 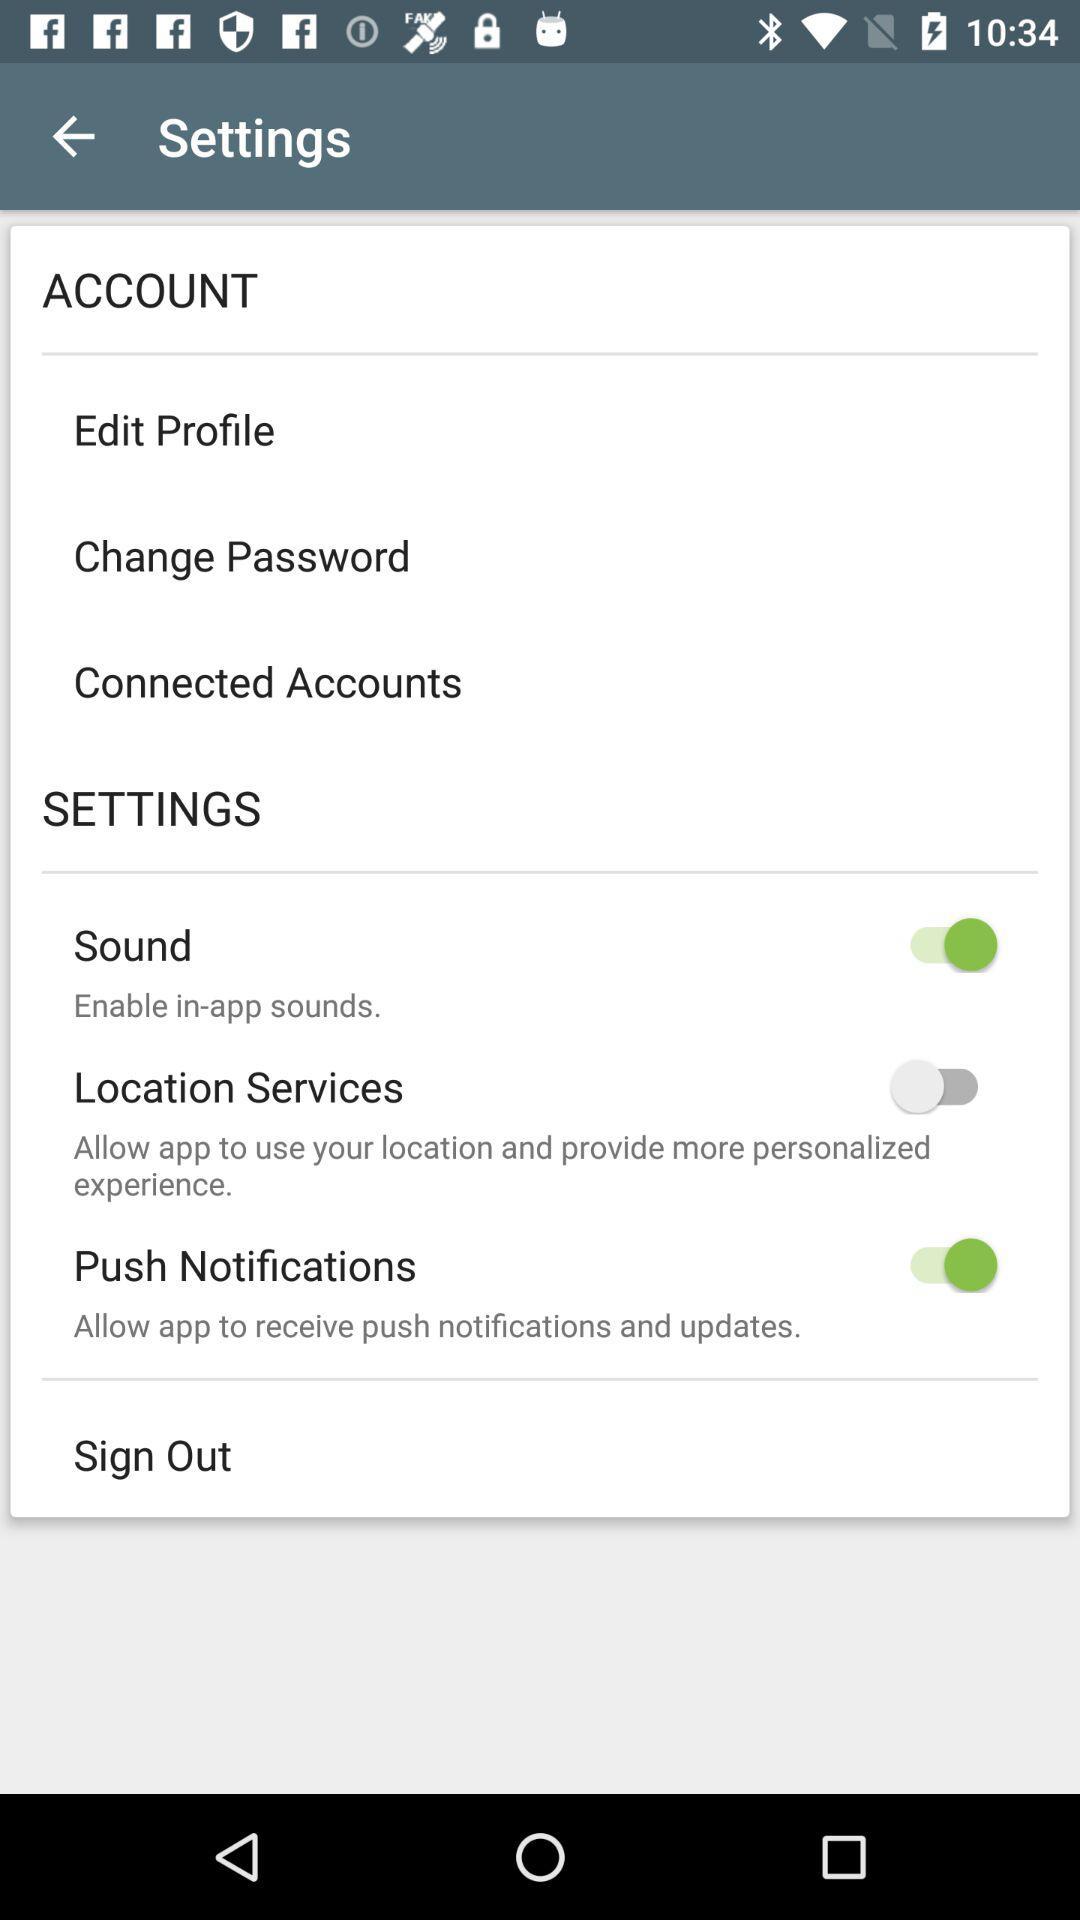 I want to click on location services item, so click(x=540, y=1069).